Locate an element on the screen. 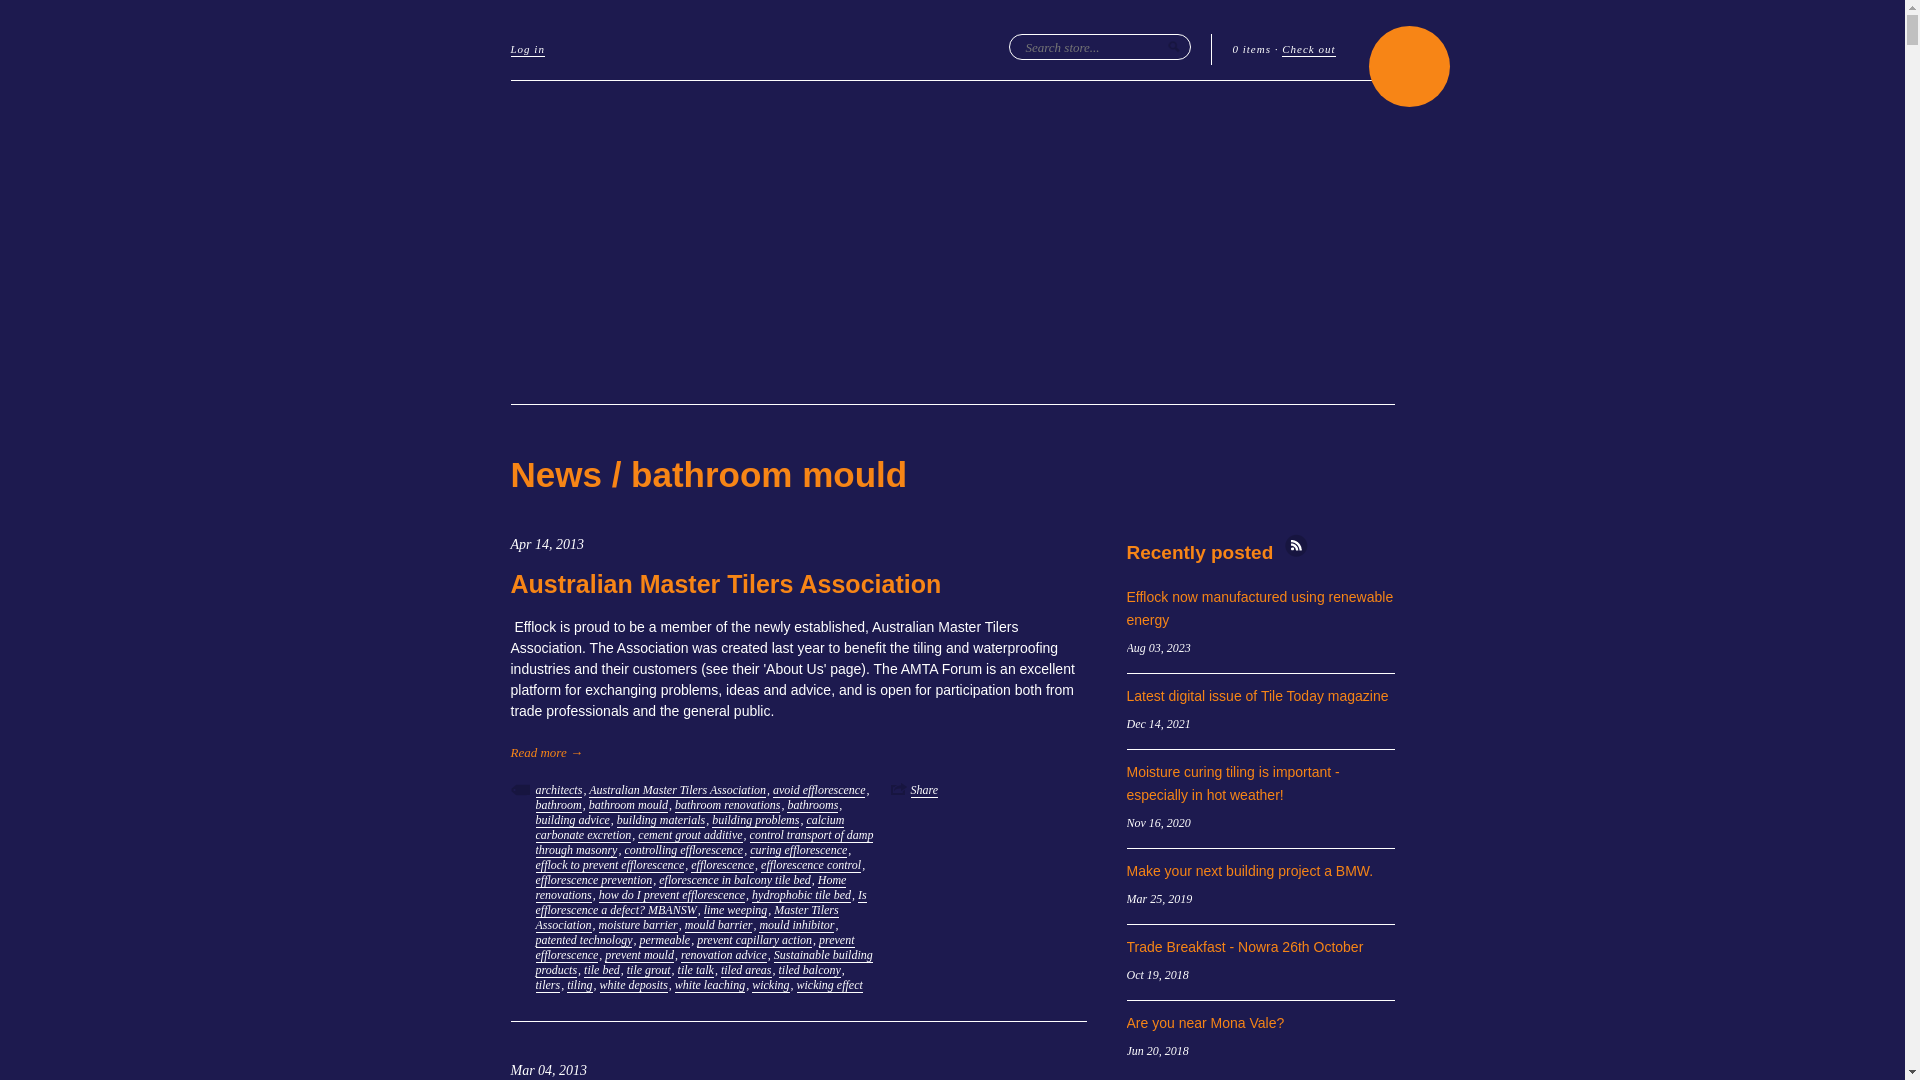 The width and height of the screenshot is (1920, 1080). 'RSS' is located at coordinates (1296, 545).